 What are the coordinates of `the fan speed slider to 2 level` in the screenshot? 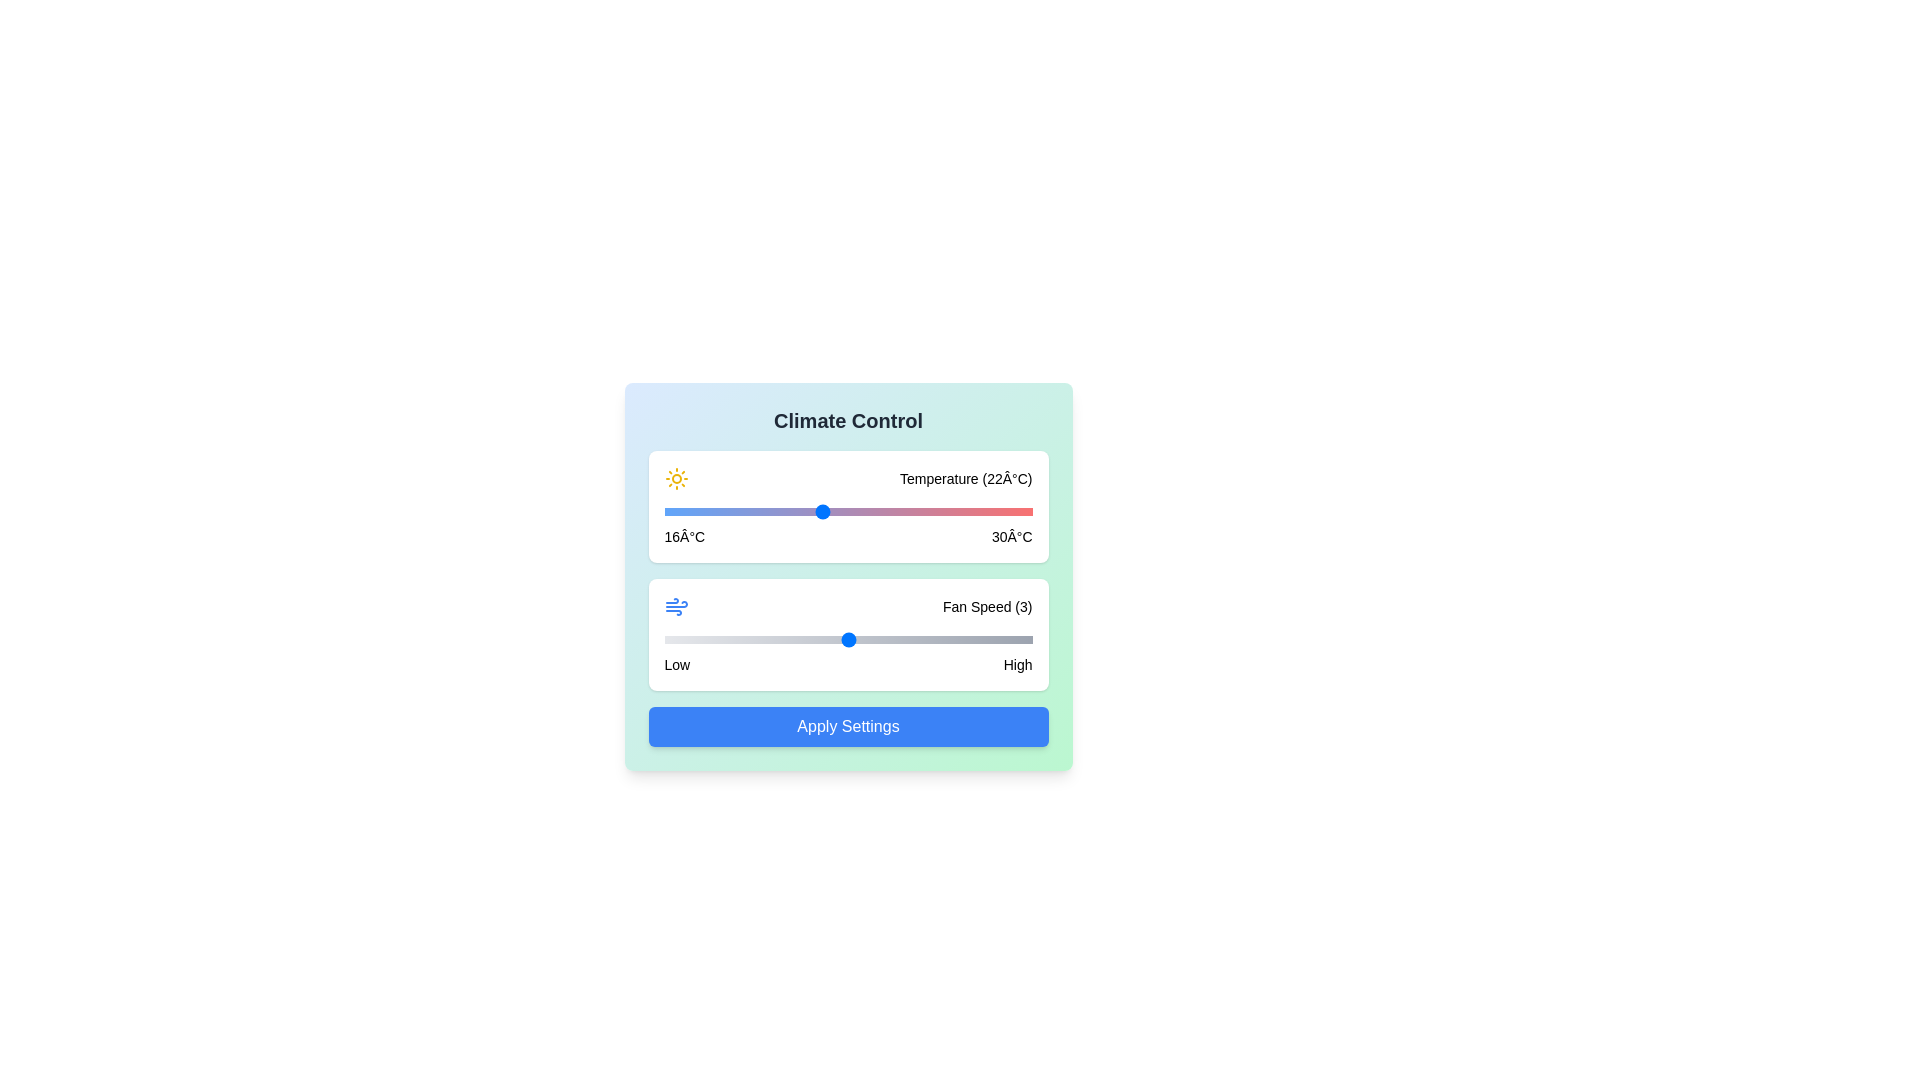 It's located at (755, 640).